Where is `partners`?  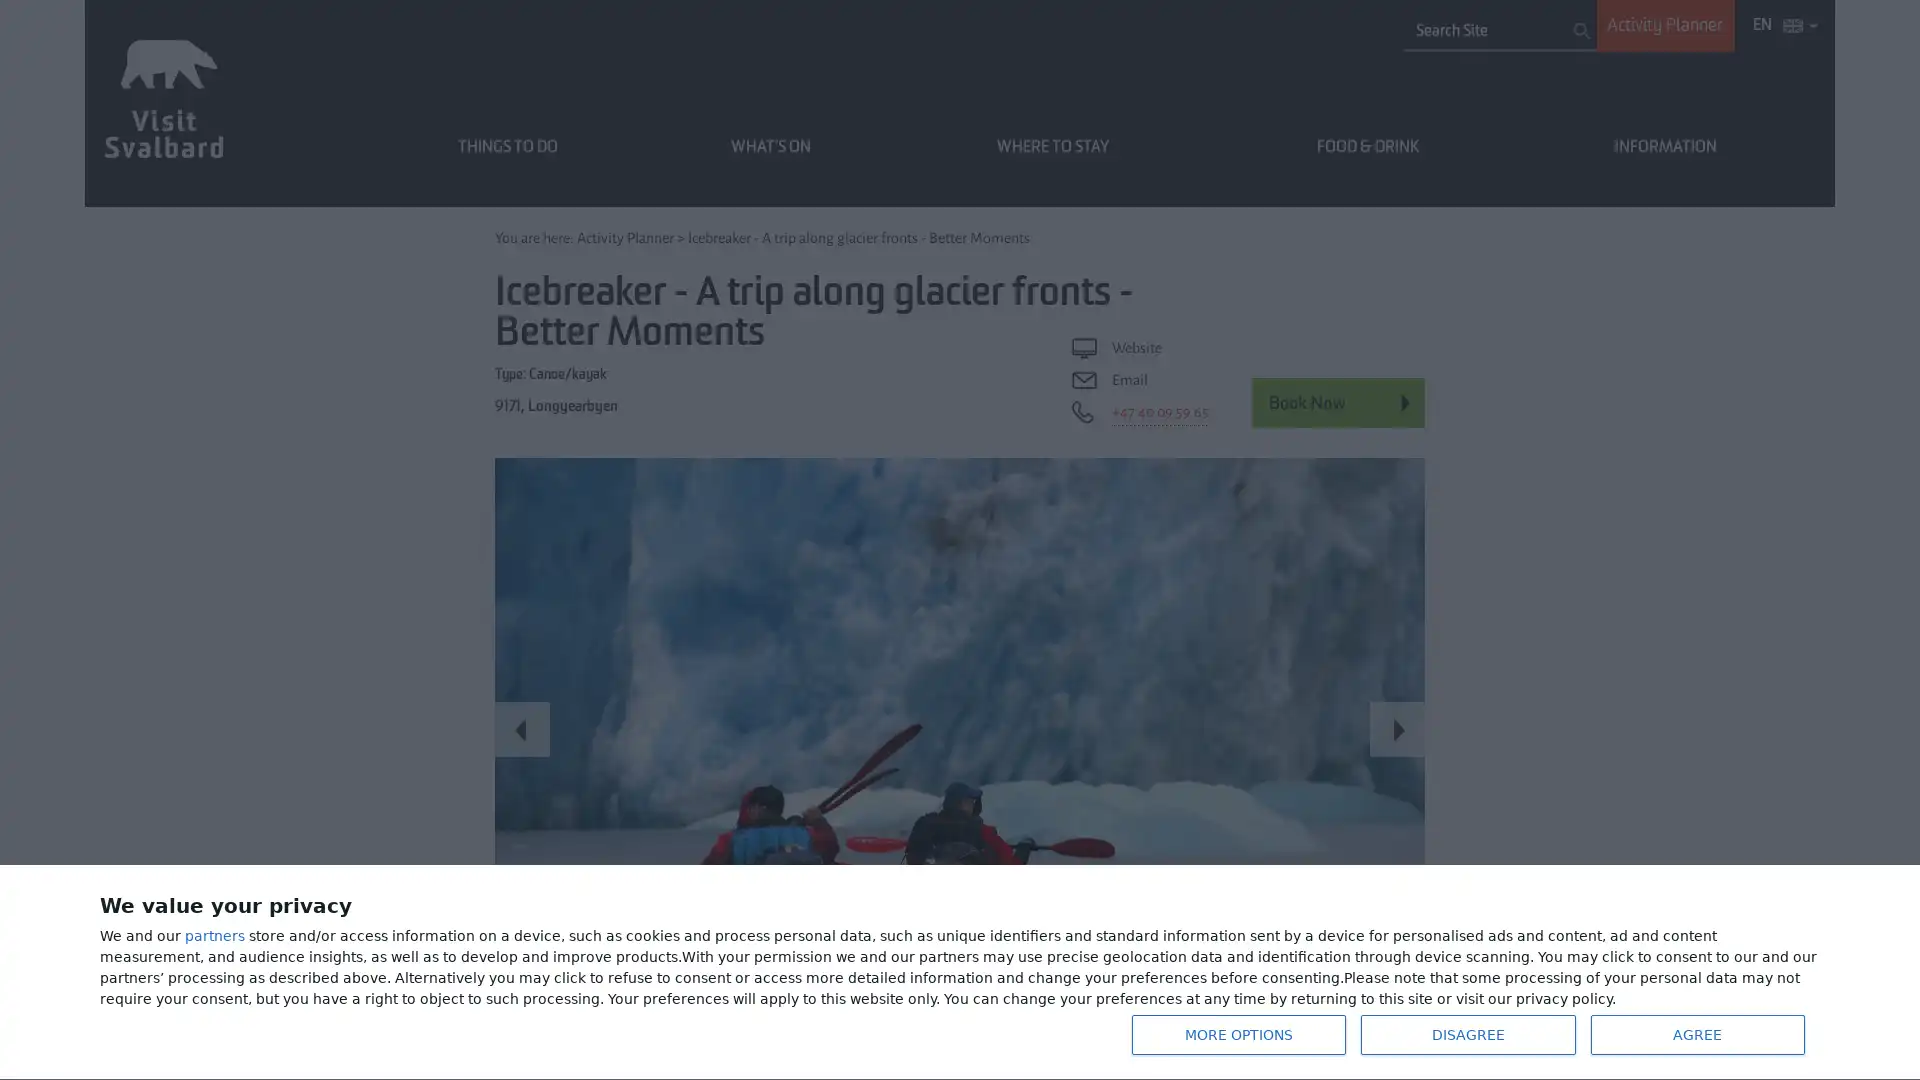 partners is located at coordinates (215, 936).